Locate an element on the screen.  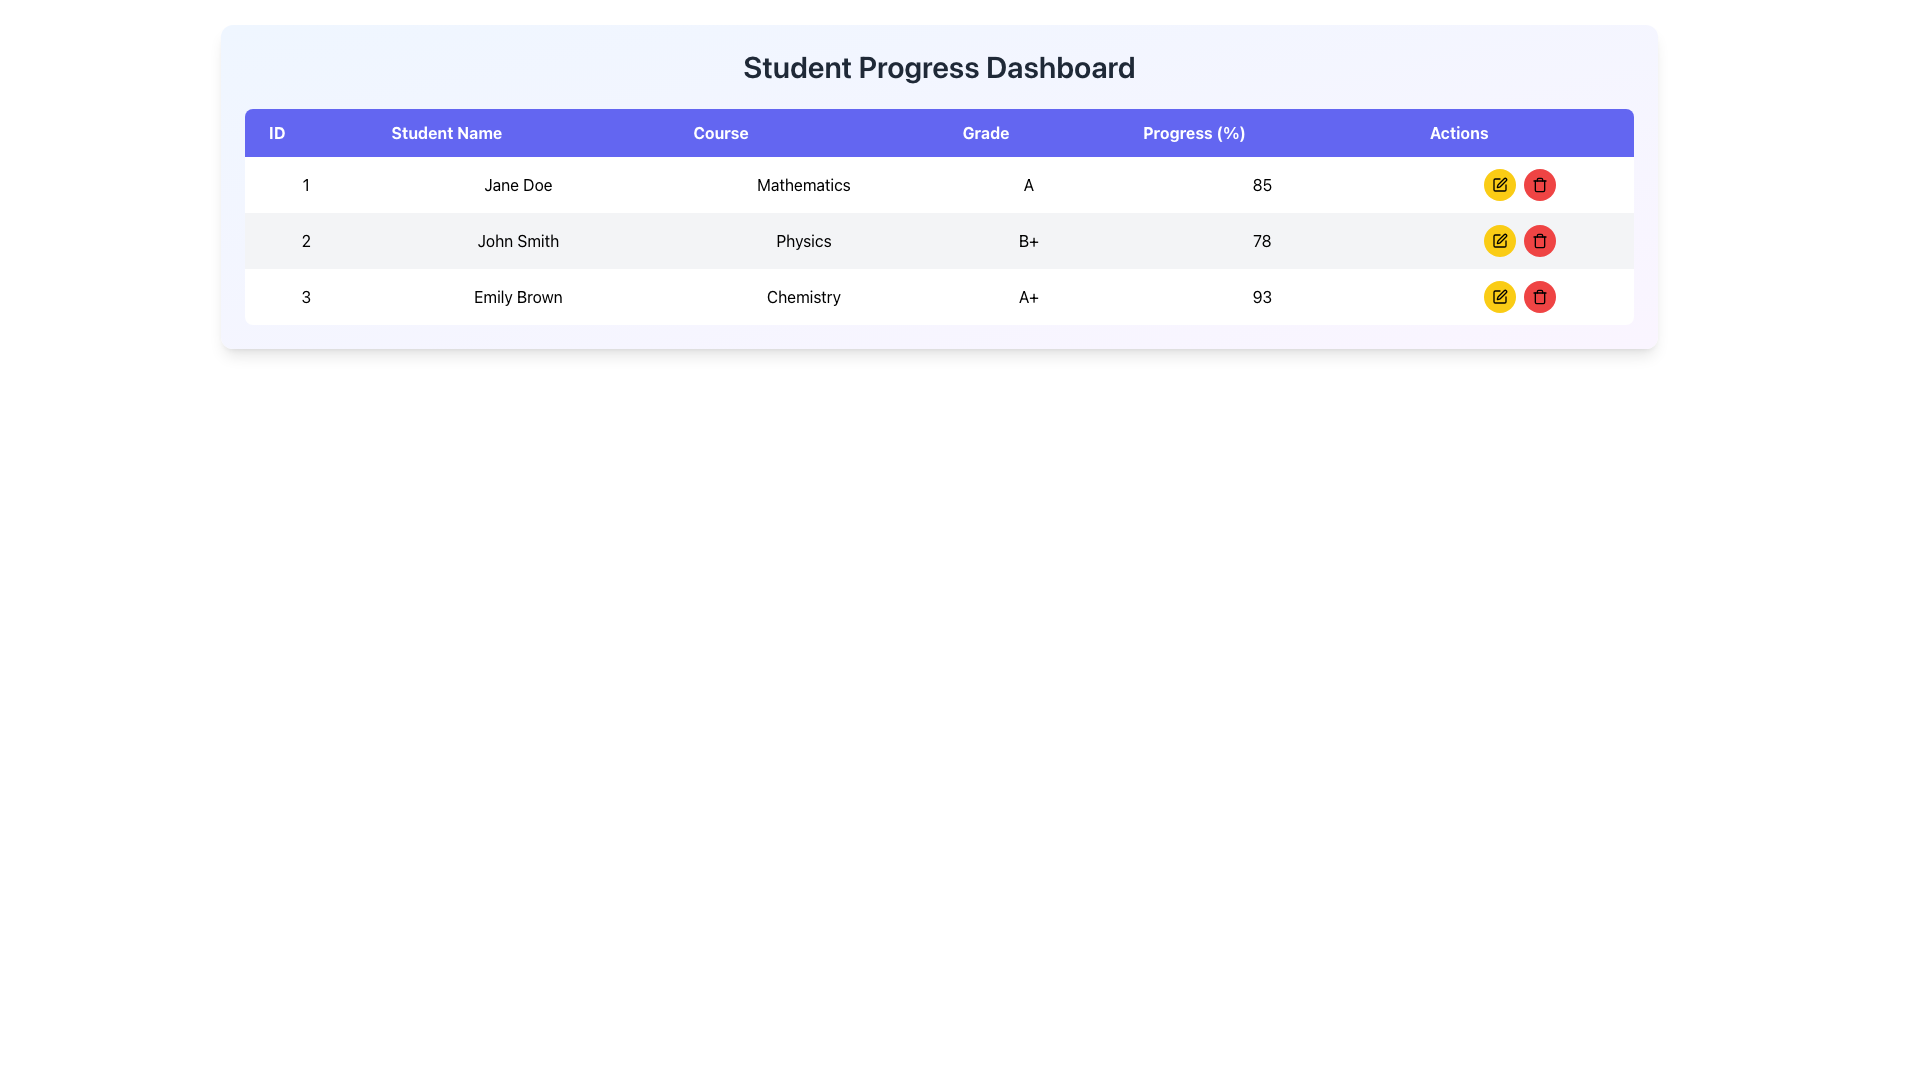
the circular yellow button with a pen icon in the 'Actions' column of the third row in the 'Student Progress Dashboard' is located at coordinates (1498, 297).